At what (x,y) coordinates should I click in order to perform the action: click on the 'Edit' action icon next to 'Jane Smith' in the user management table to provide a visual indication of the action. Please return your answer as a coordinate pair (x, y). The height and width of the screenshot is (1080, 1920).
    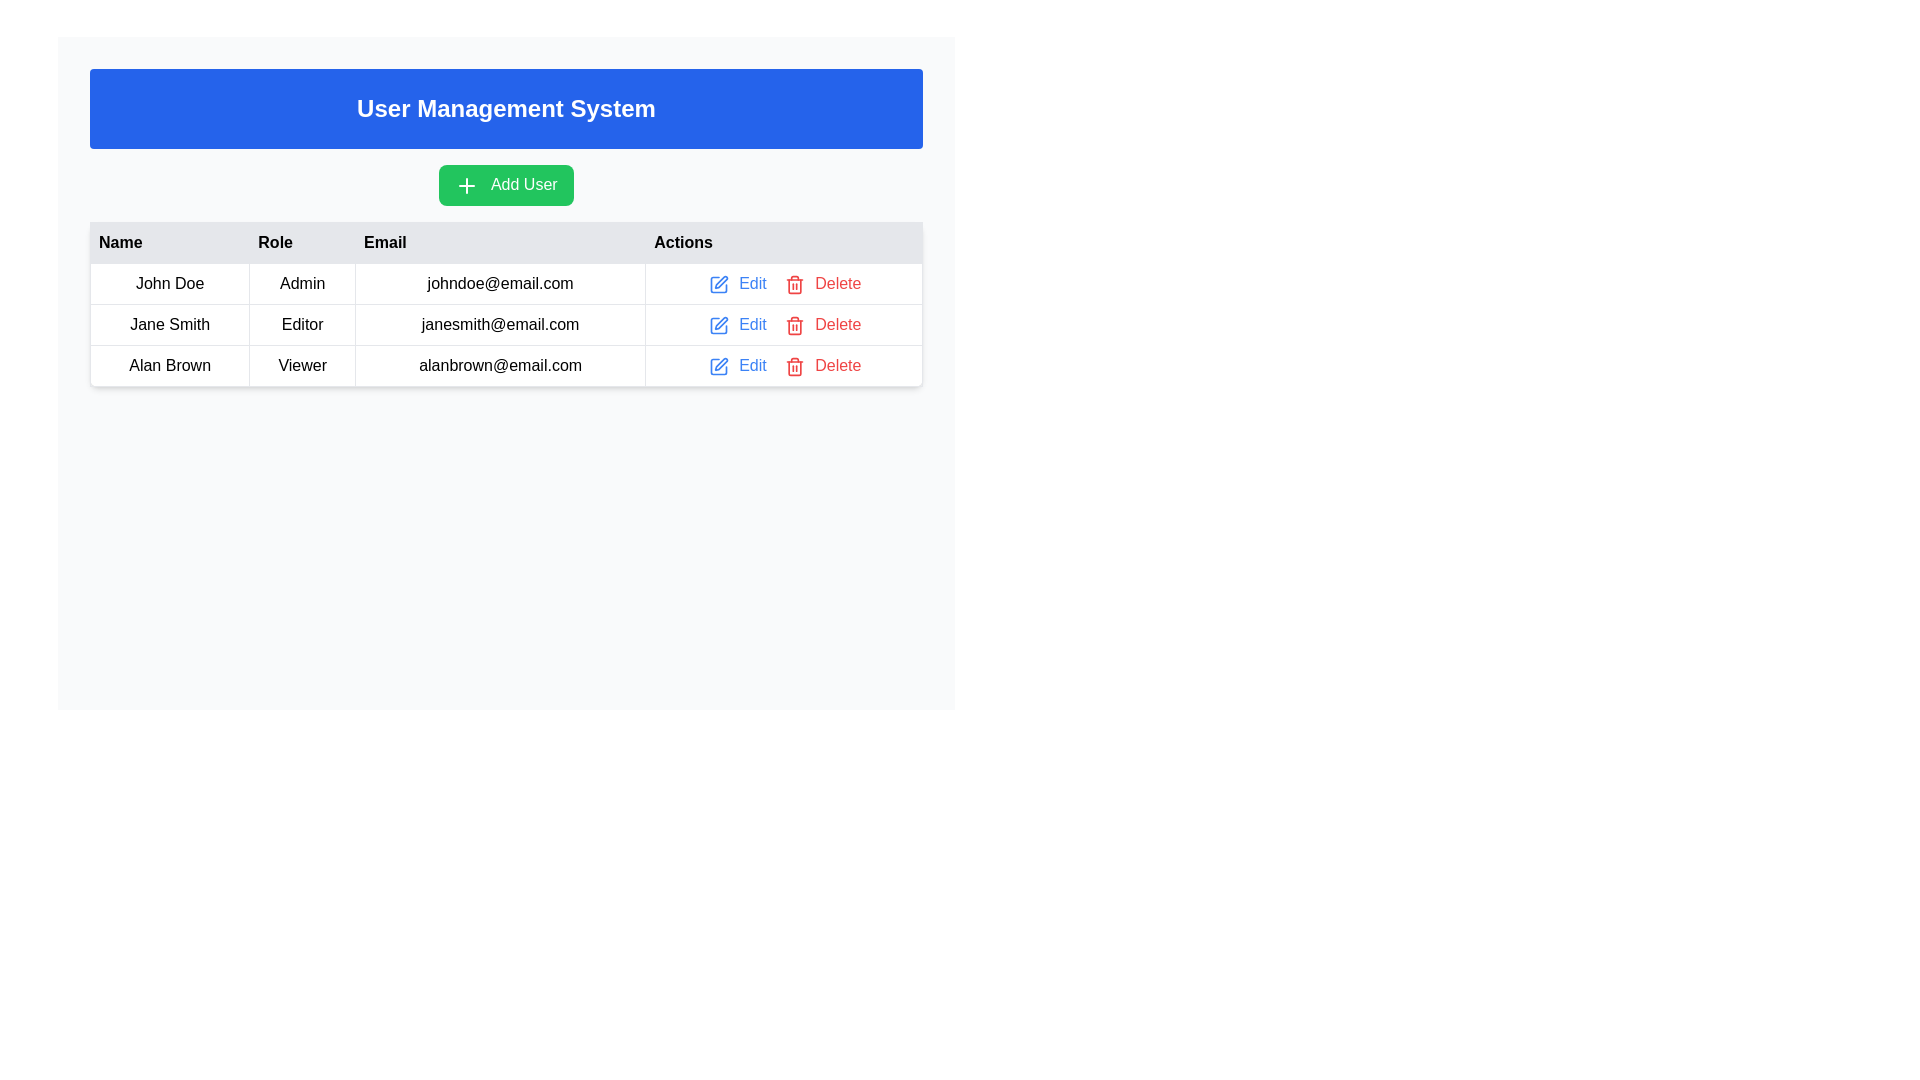
    Looking at the image, I should click on (720, 322).